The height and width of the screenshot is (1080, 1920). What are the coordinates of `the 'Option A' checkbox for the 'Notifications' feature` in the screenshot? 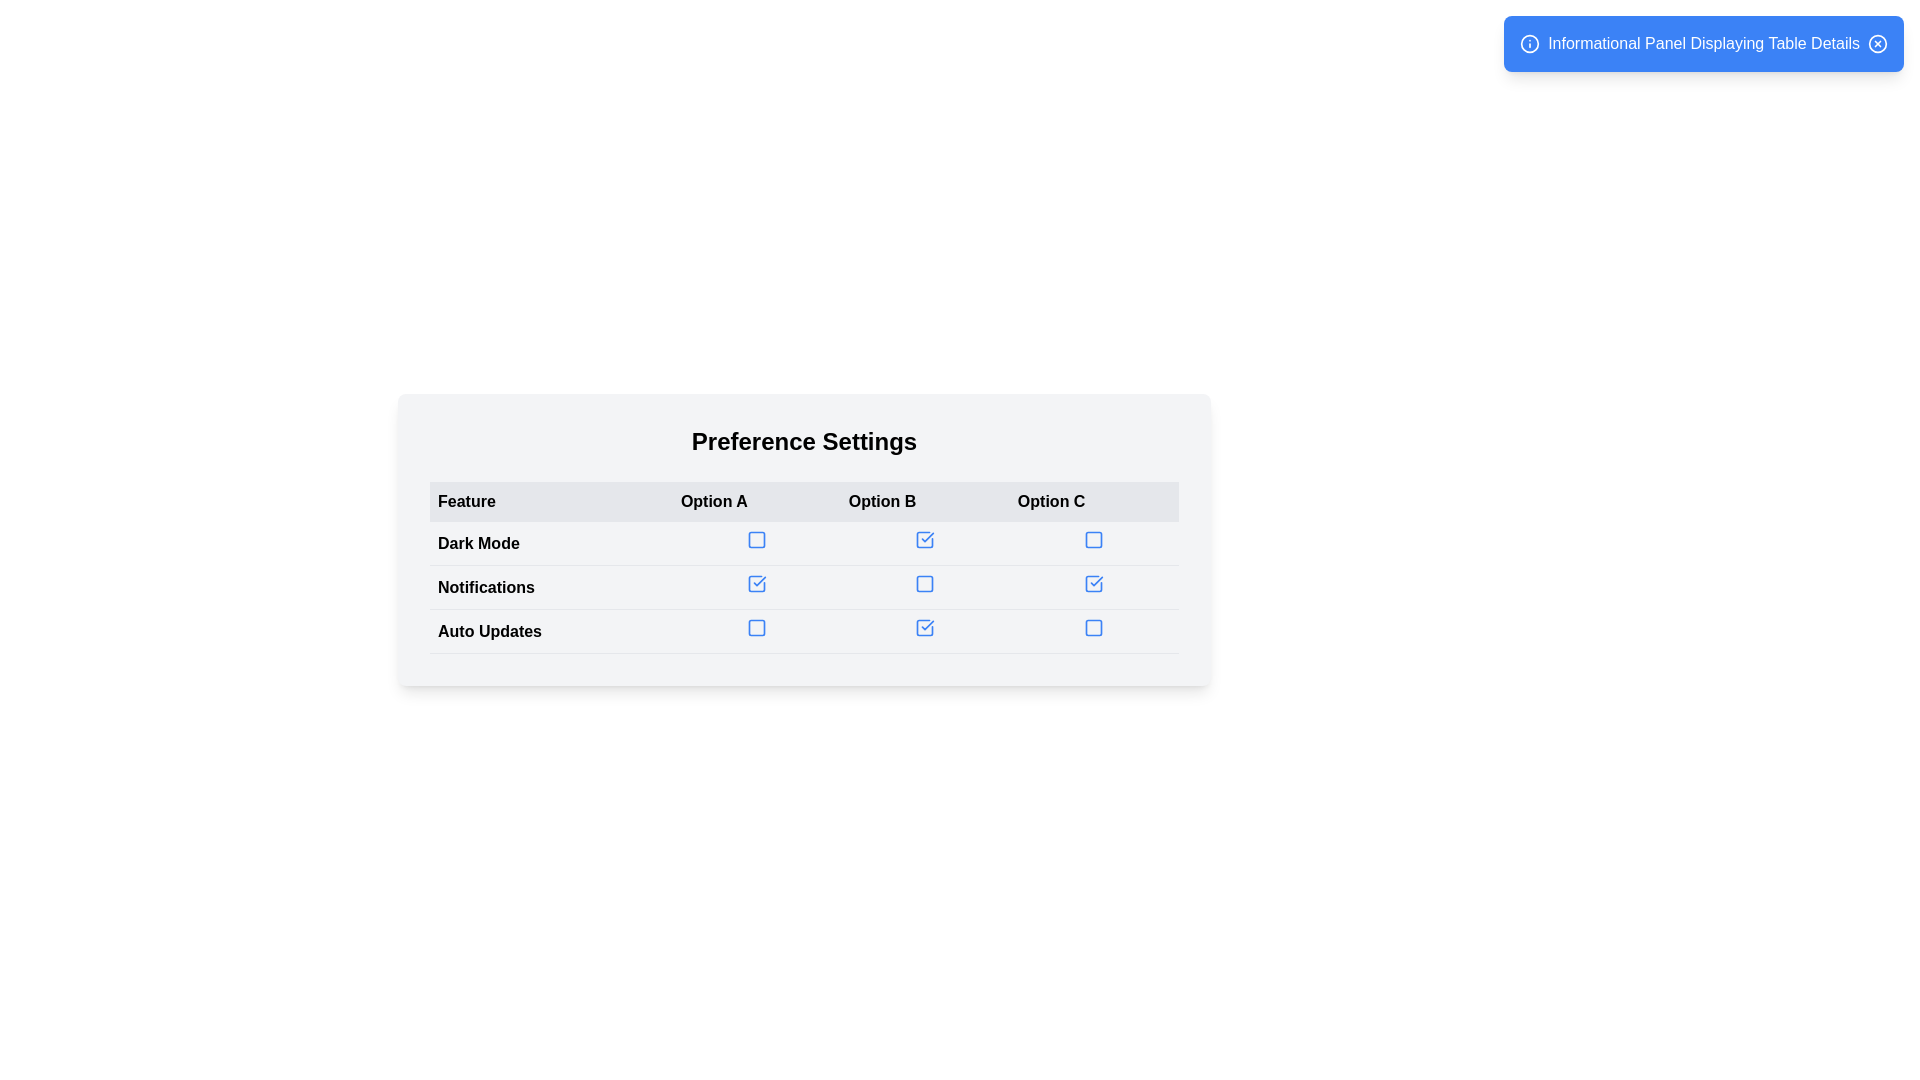 It's located at (755, 583).